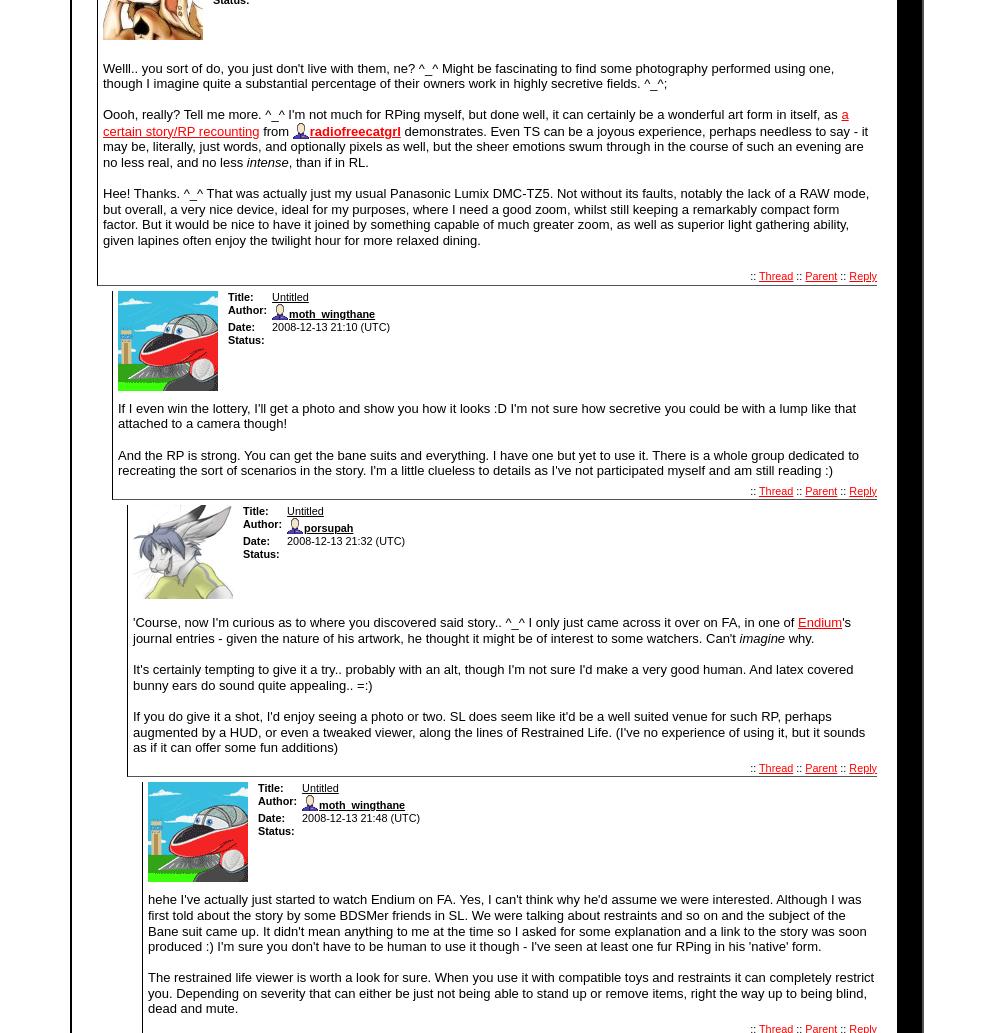 This screenshot has width=1000, height=1033. Describe the element at coordinates (288, 162) in the screenshot. I see `', than if in RL.'` at that location.